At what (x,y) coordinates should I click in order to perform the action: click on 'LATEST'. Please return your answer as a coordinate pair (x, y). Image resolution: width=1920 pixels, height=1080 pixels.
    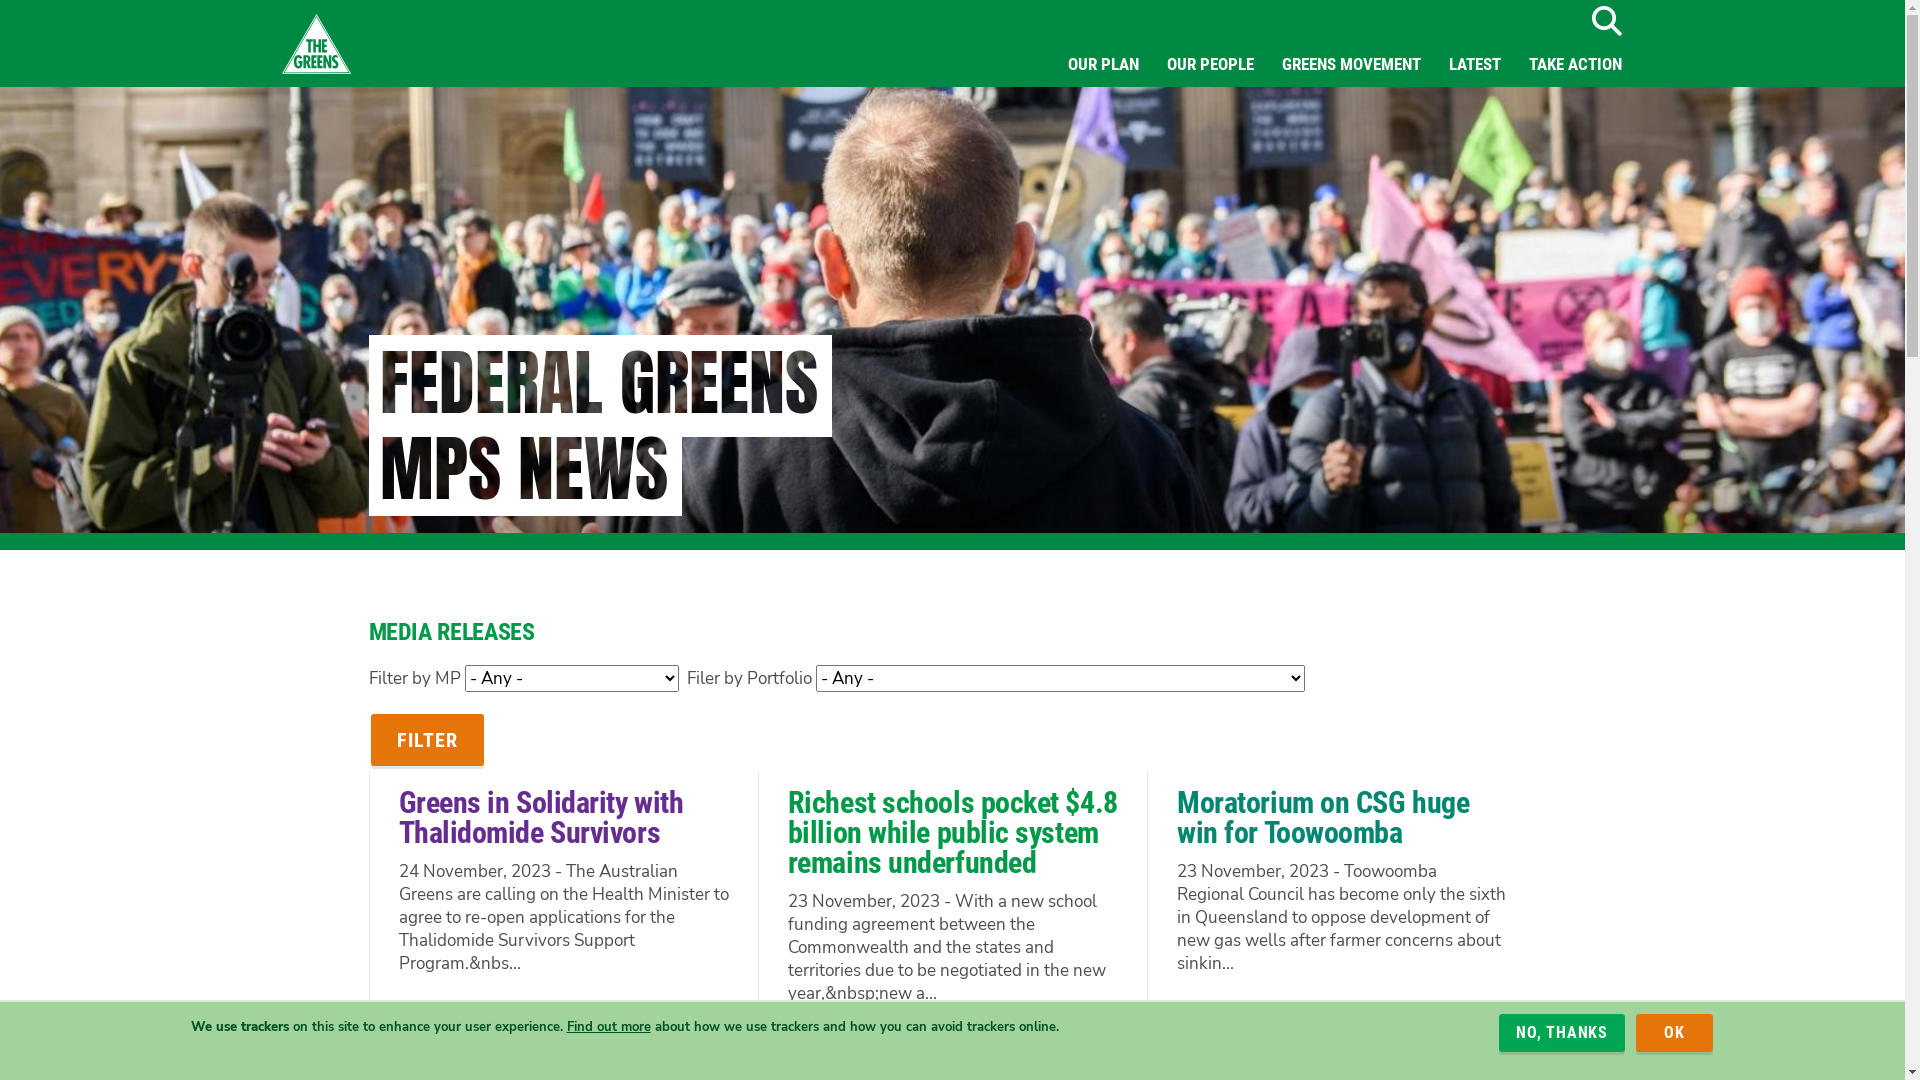
    Looking at the image, I should click on (1433, 63).